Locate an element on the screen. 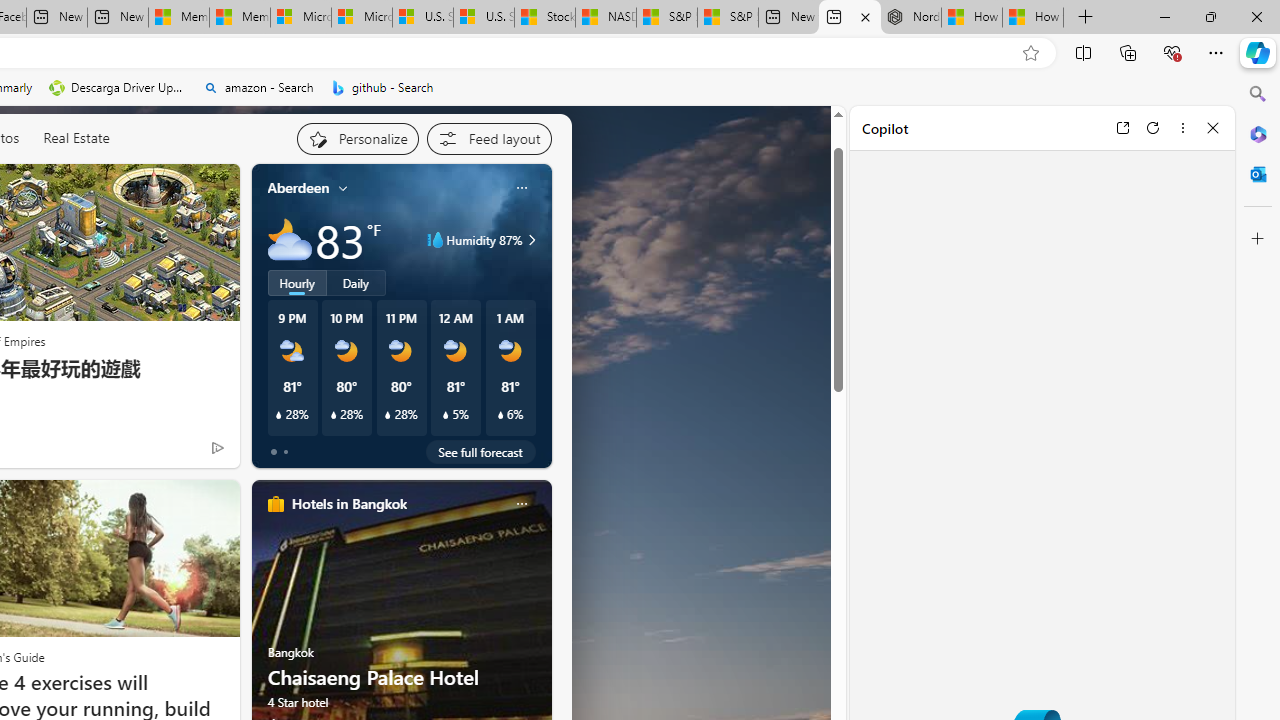 Image resolution: width=1280 pixels, height=720 pixels. 'hotels-header-icon' is located at coordinates (274, 502).